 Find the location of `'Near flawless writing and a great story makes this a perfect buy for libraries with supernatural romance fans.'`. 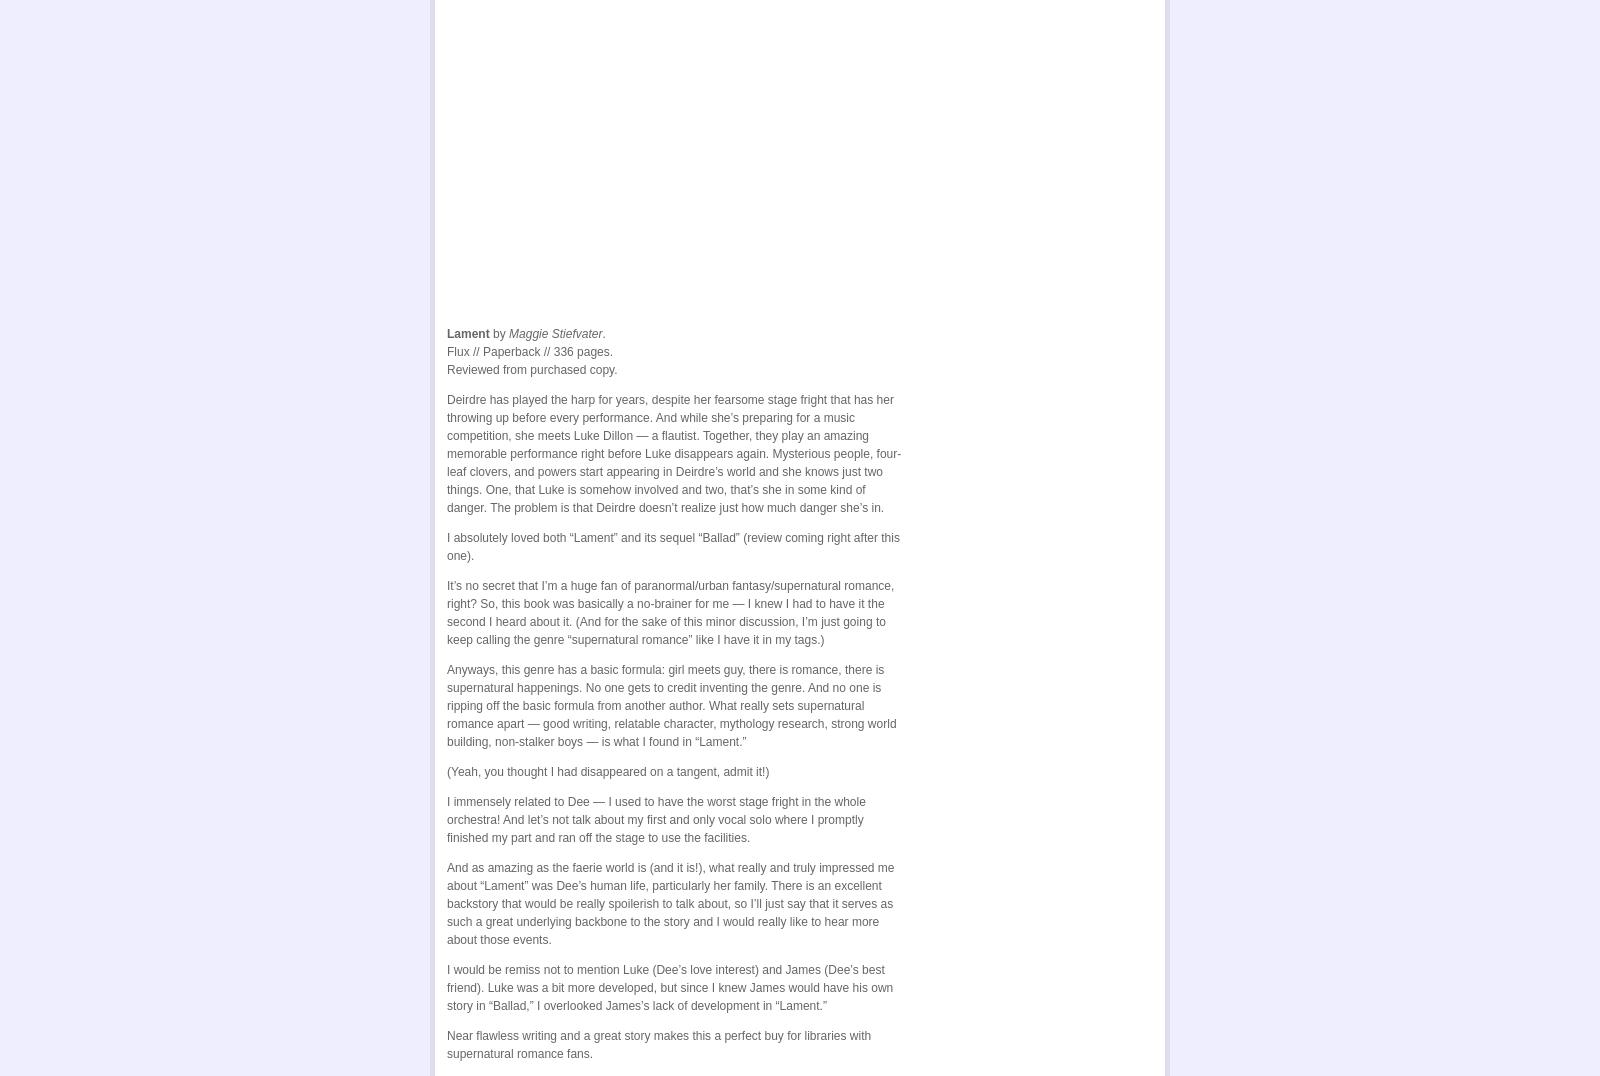

'Near flawless writing and a great story makes this a perfect buy for libraries with supernatural romance fans.' is located at coordinates (659, 1041).